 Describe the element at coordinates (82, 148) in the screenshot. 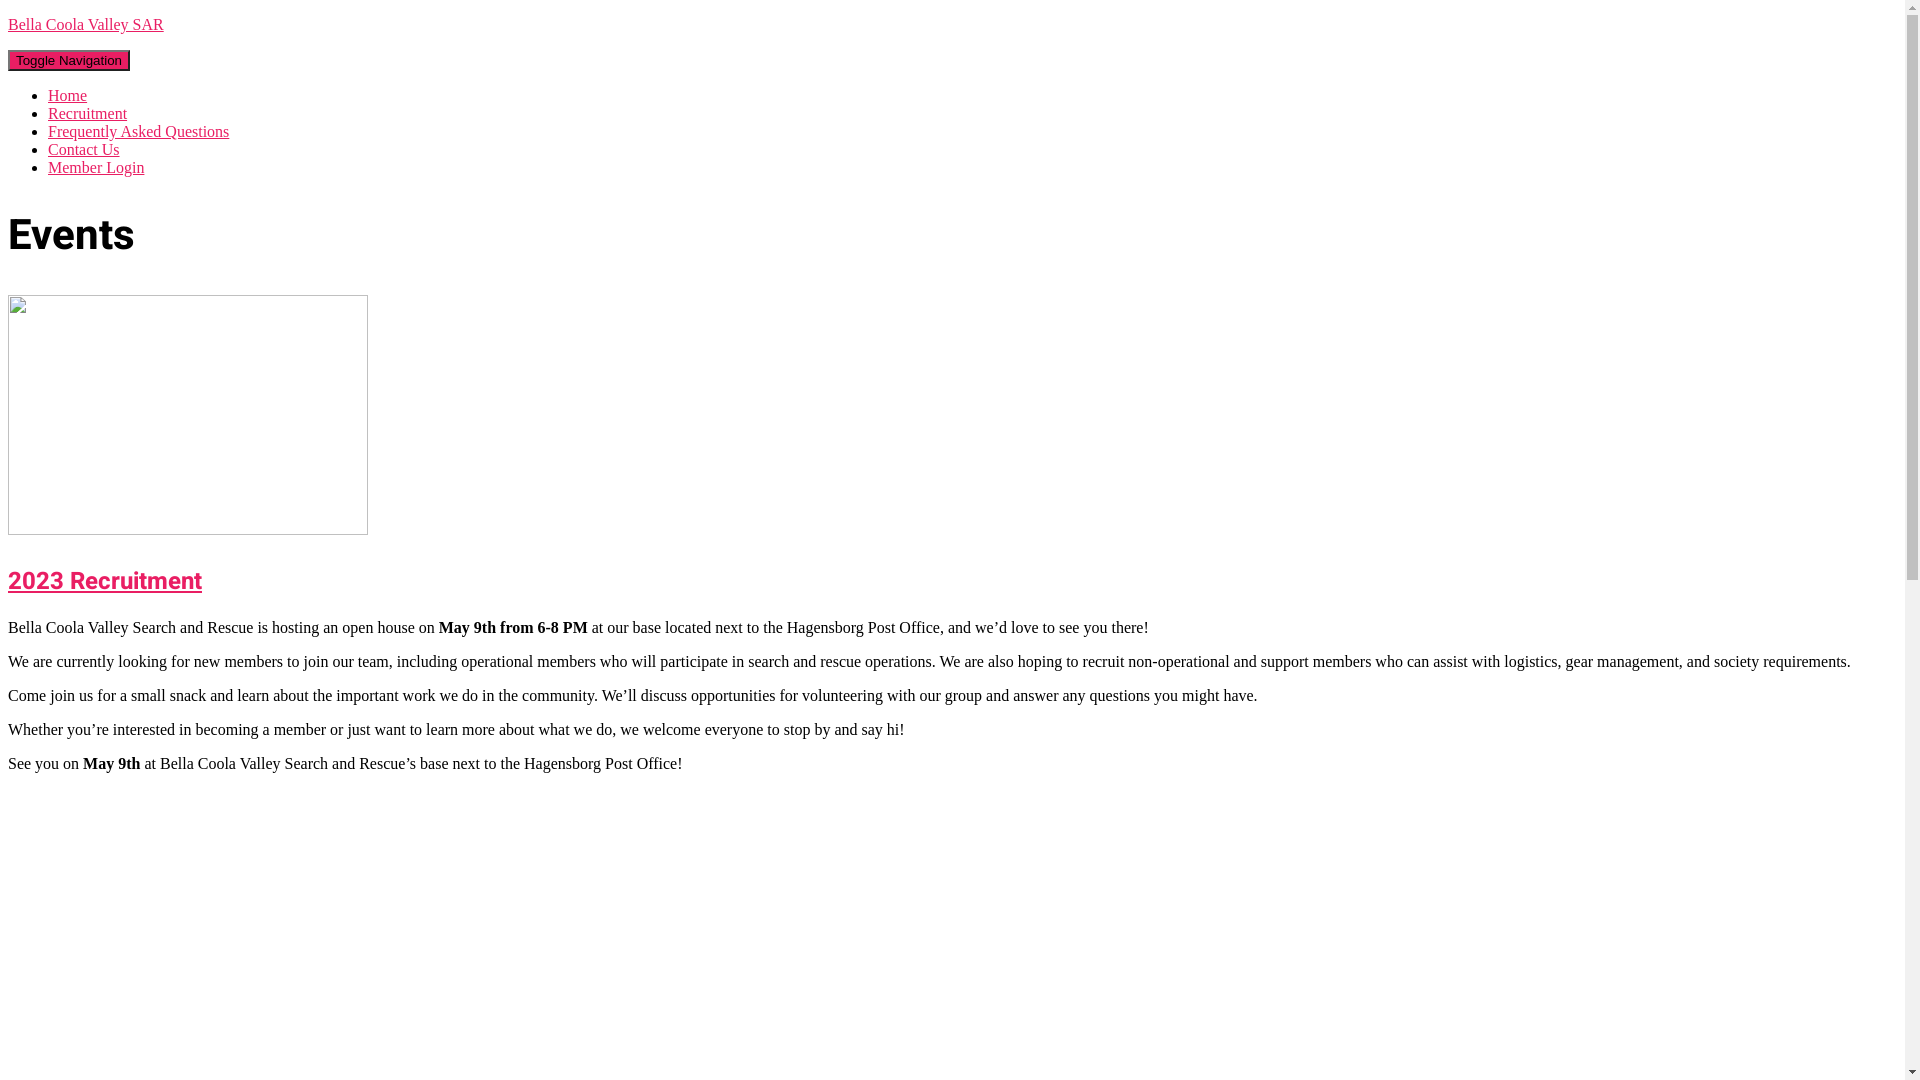

I see `'Contact Us'` at that location.